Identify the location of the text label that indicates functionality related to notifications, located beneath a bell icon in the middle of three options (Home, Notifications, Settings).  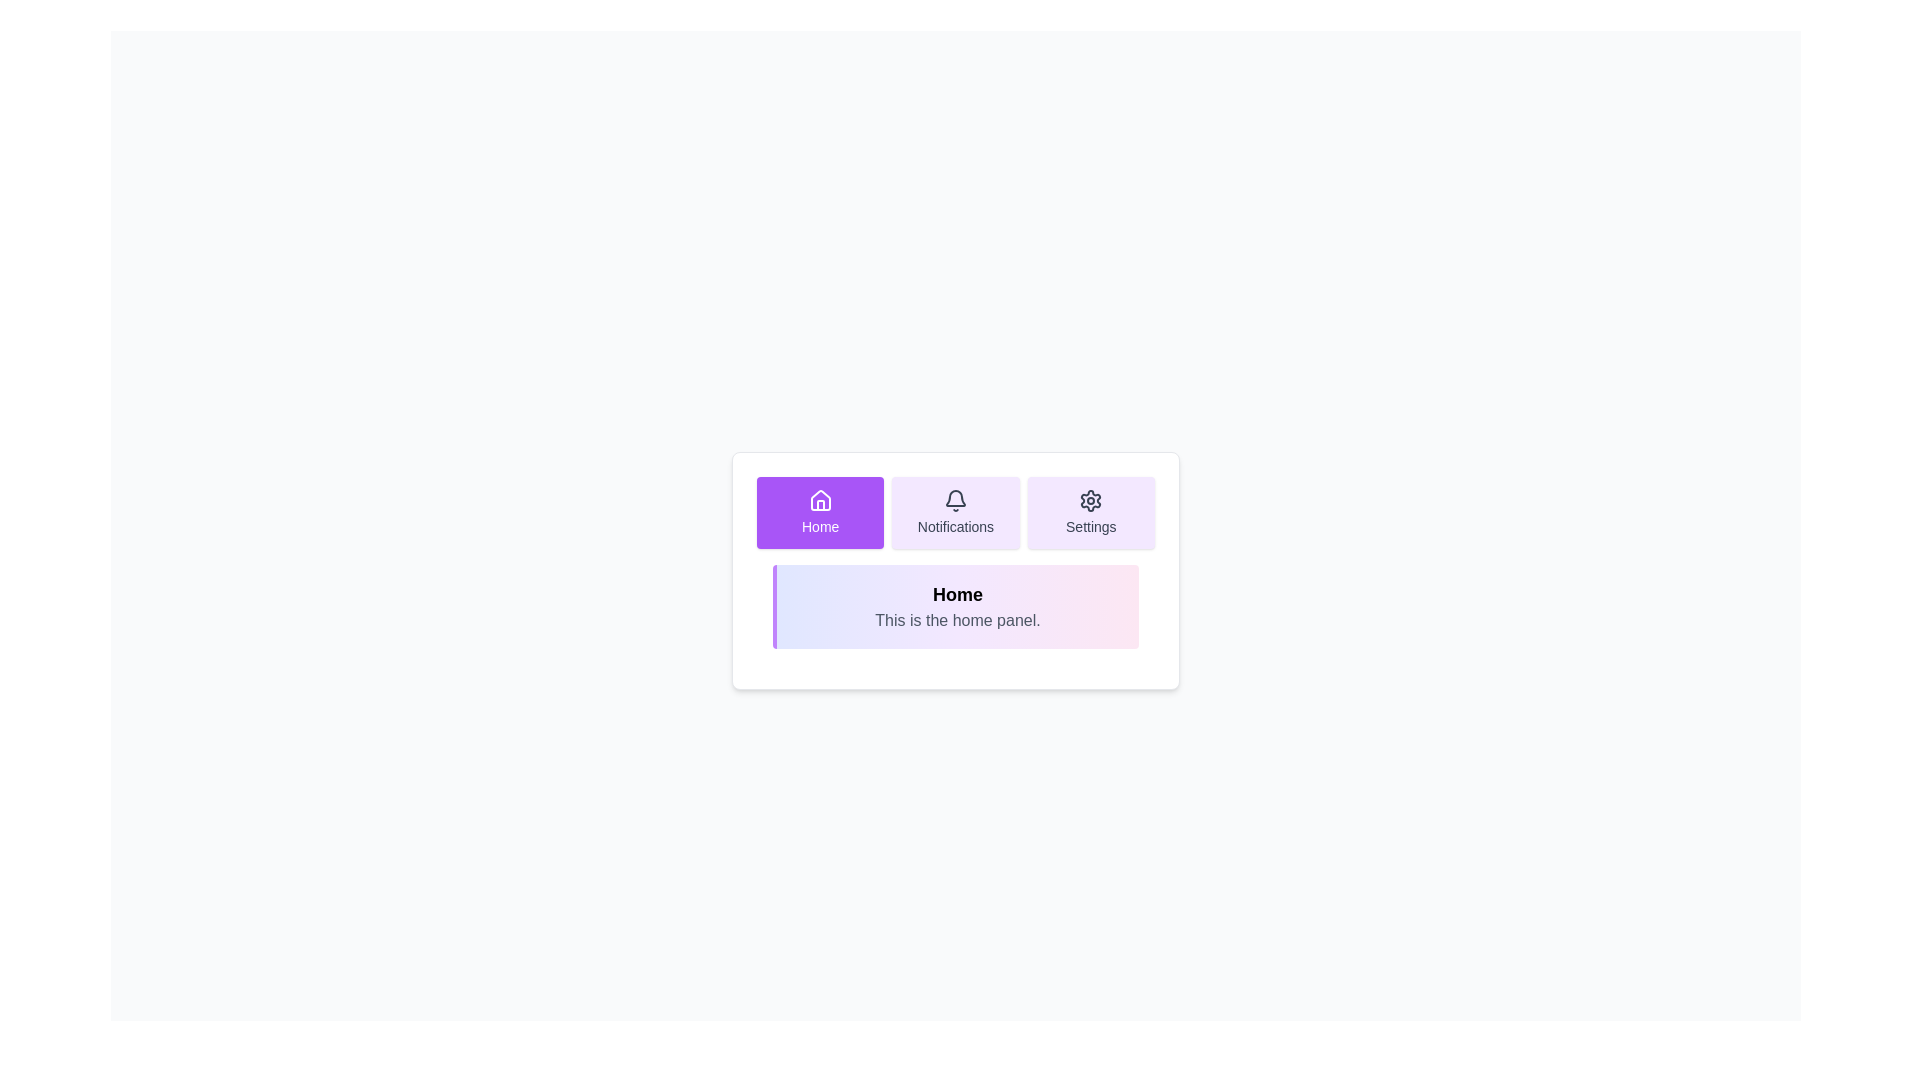
(954, 526).